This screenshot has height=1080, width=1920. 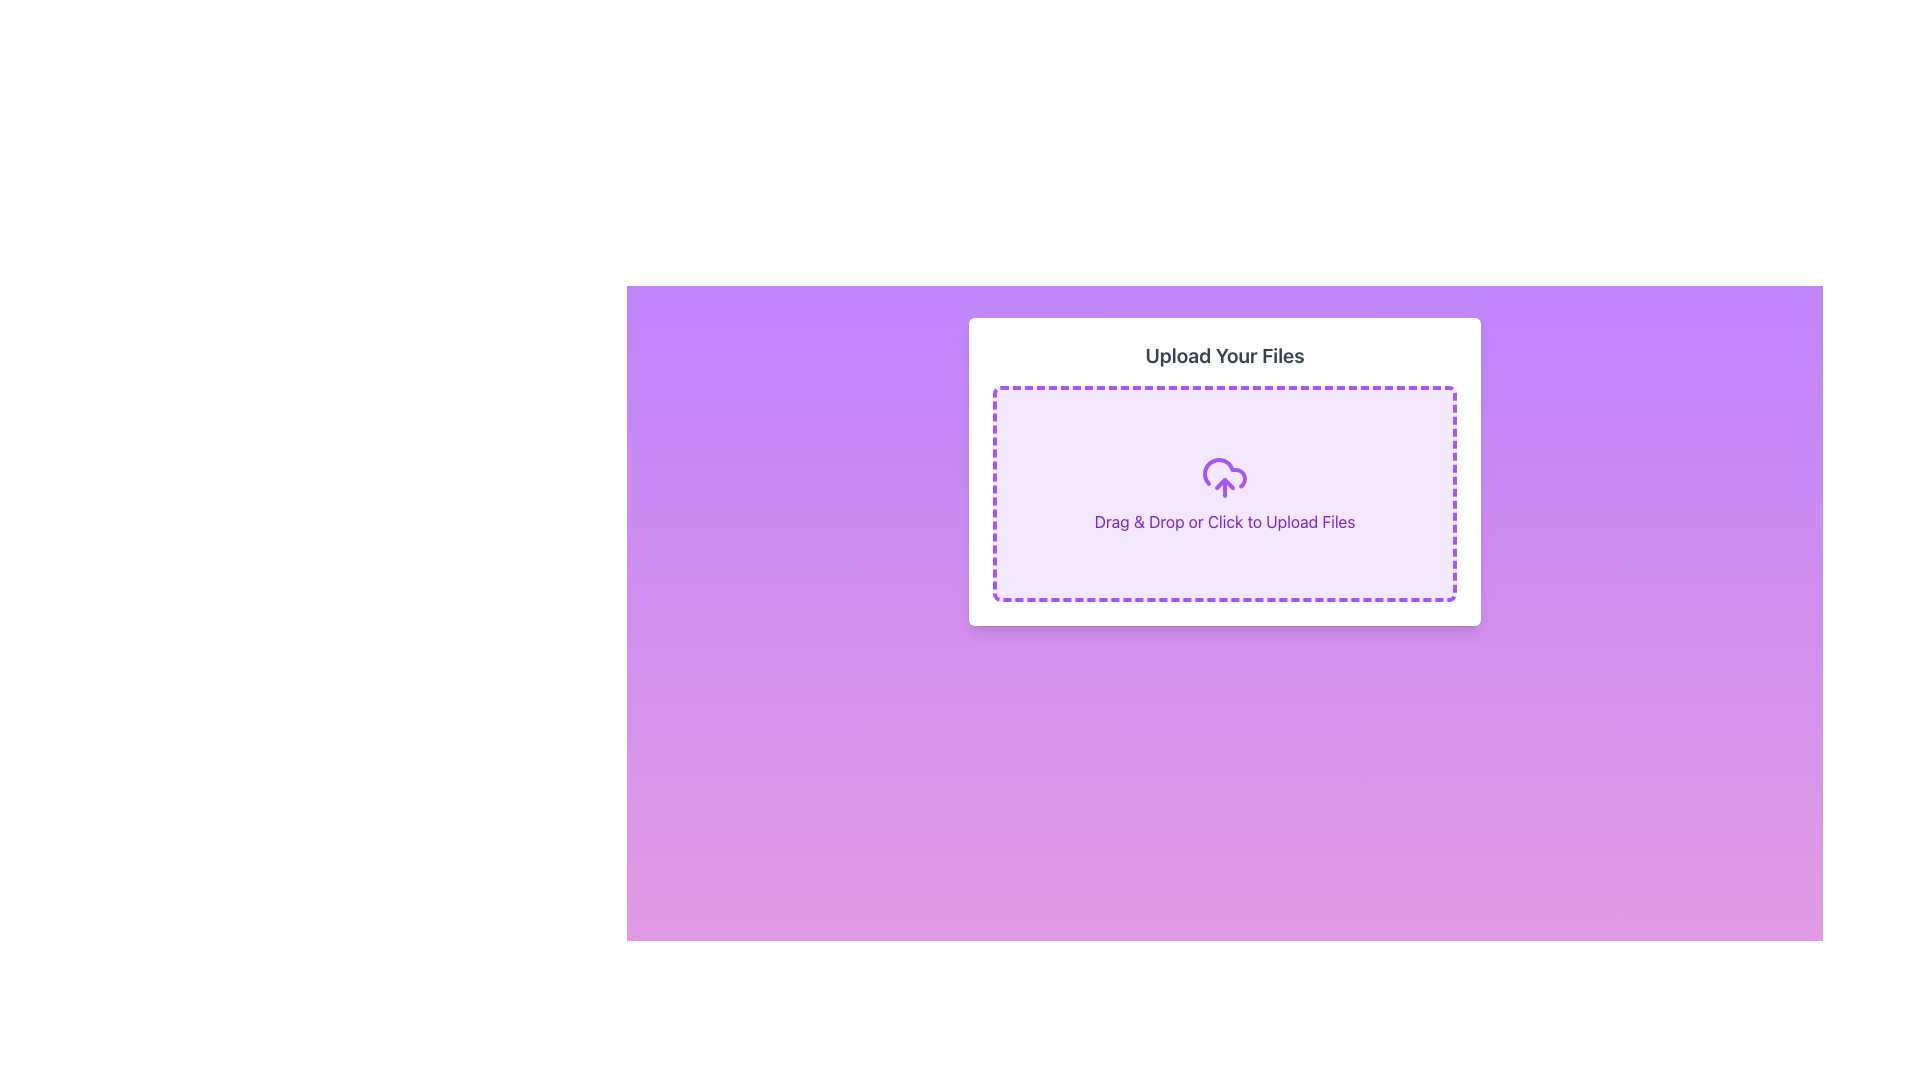 What do you see at coordinates (1223, 520) in the screenshot?
I see `instructional text that guides users on how to interact with the file upload area, which is centrally located and includes an icon above it` at bounding box center [1223, 520].